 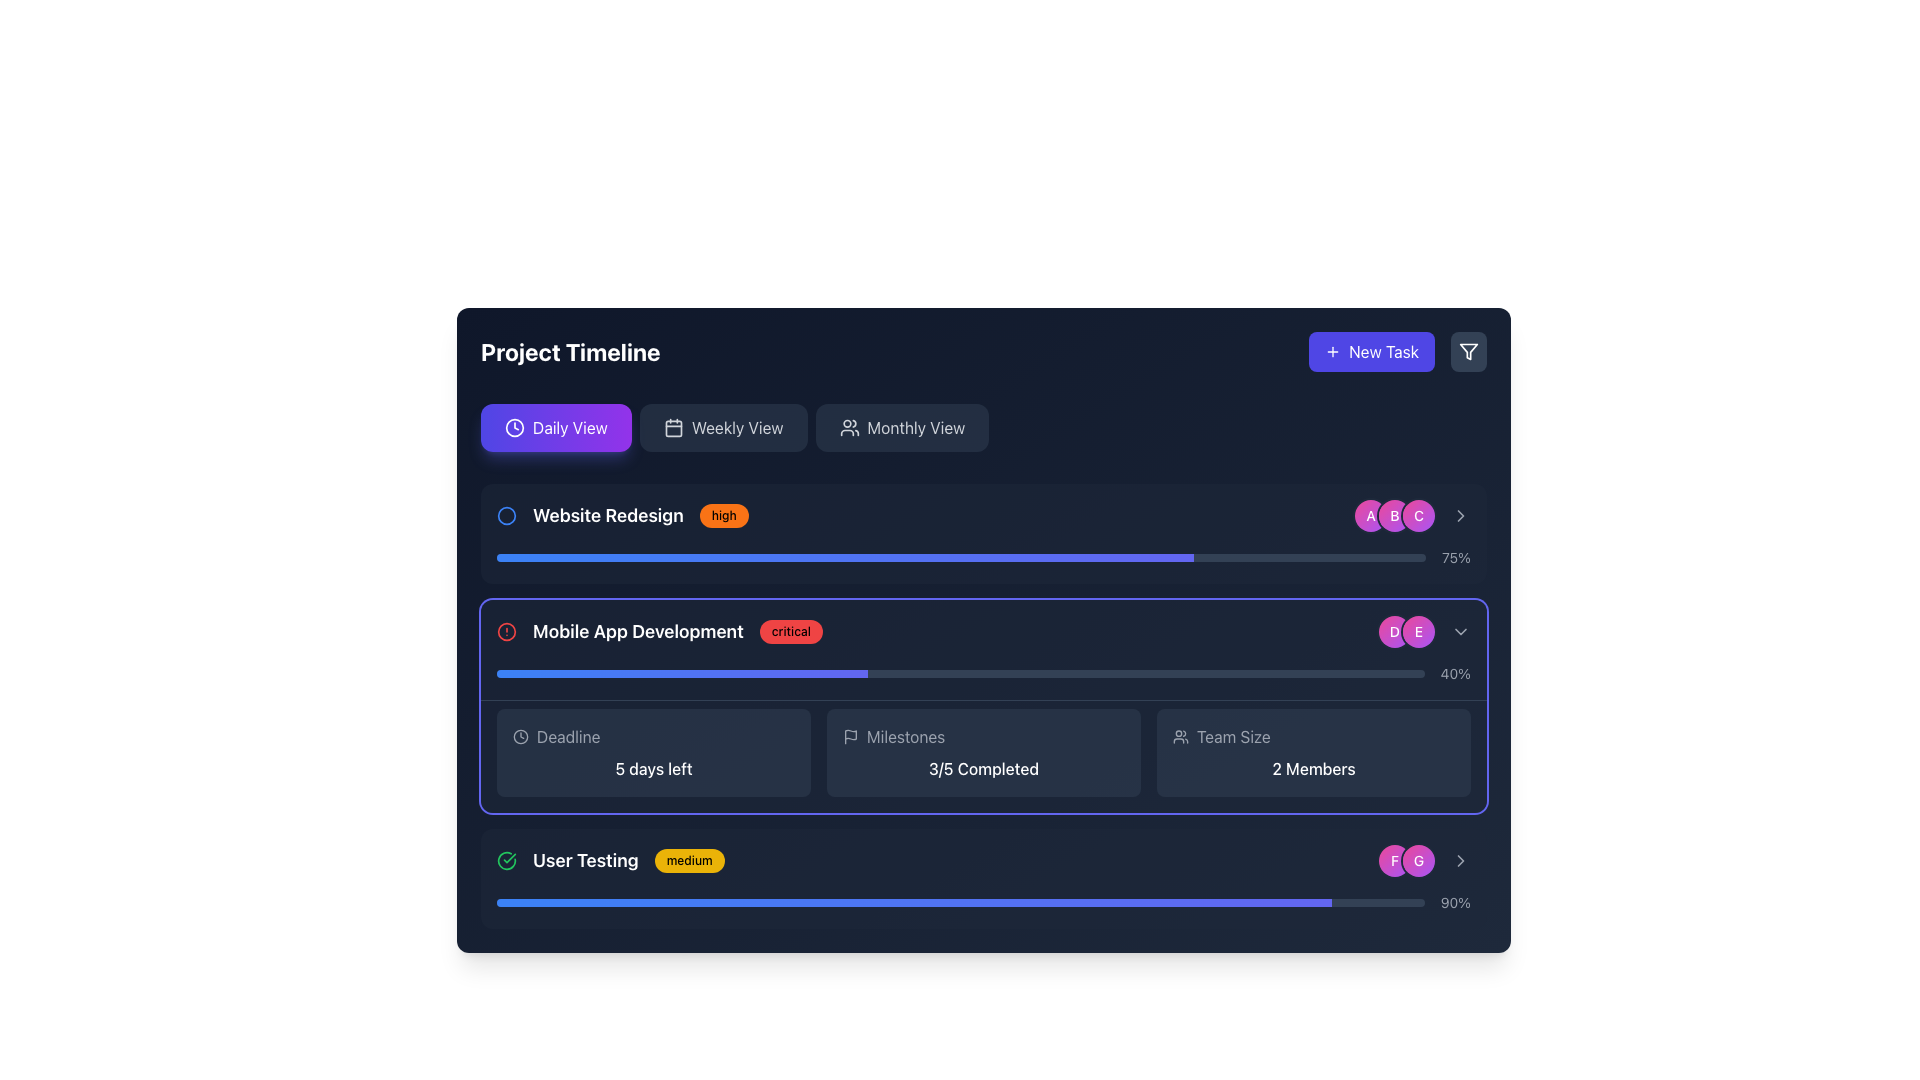 I want to click on the progress value, so click(x=1181, y=902).